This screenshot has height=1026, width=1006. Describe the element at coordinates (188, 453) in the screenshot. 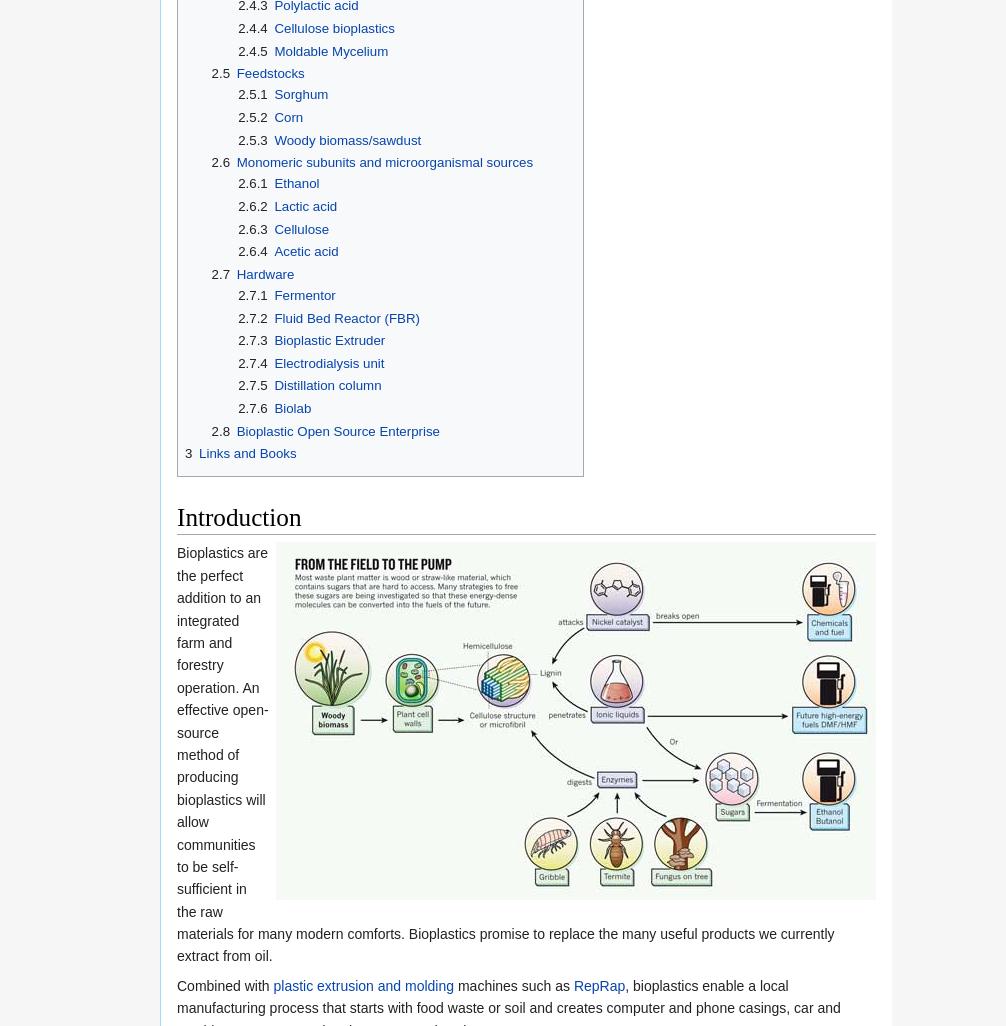

I see `'3'` at that location.